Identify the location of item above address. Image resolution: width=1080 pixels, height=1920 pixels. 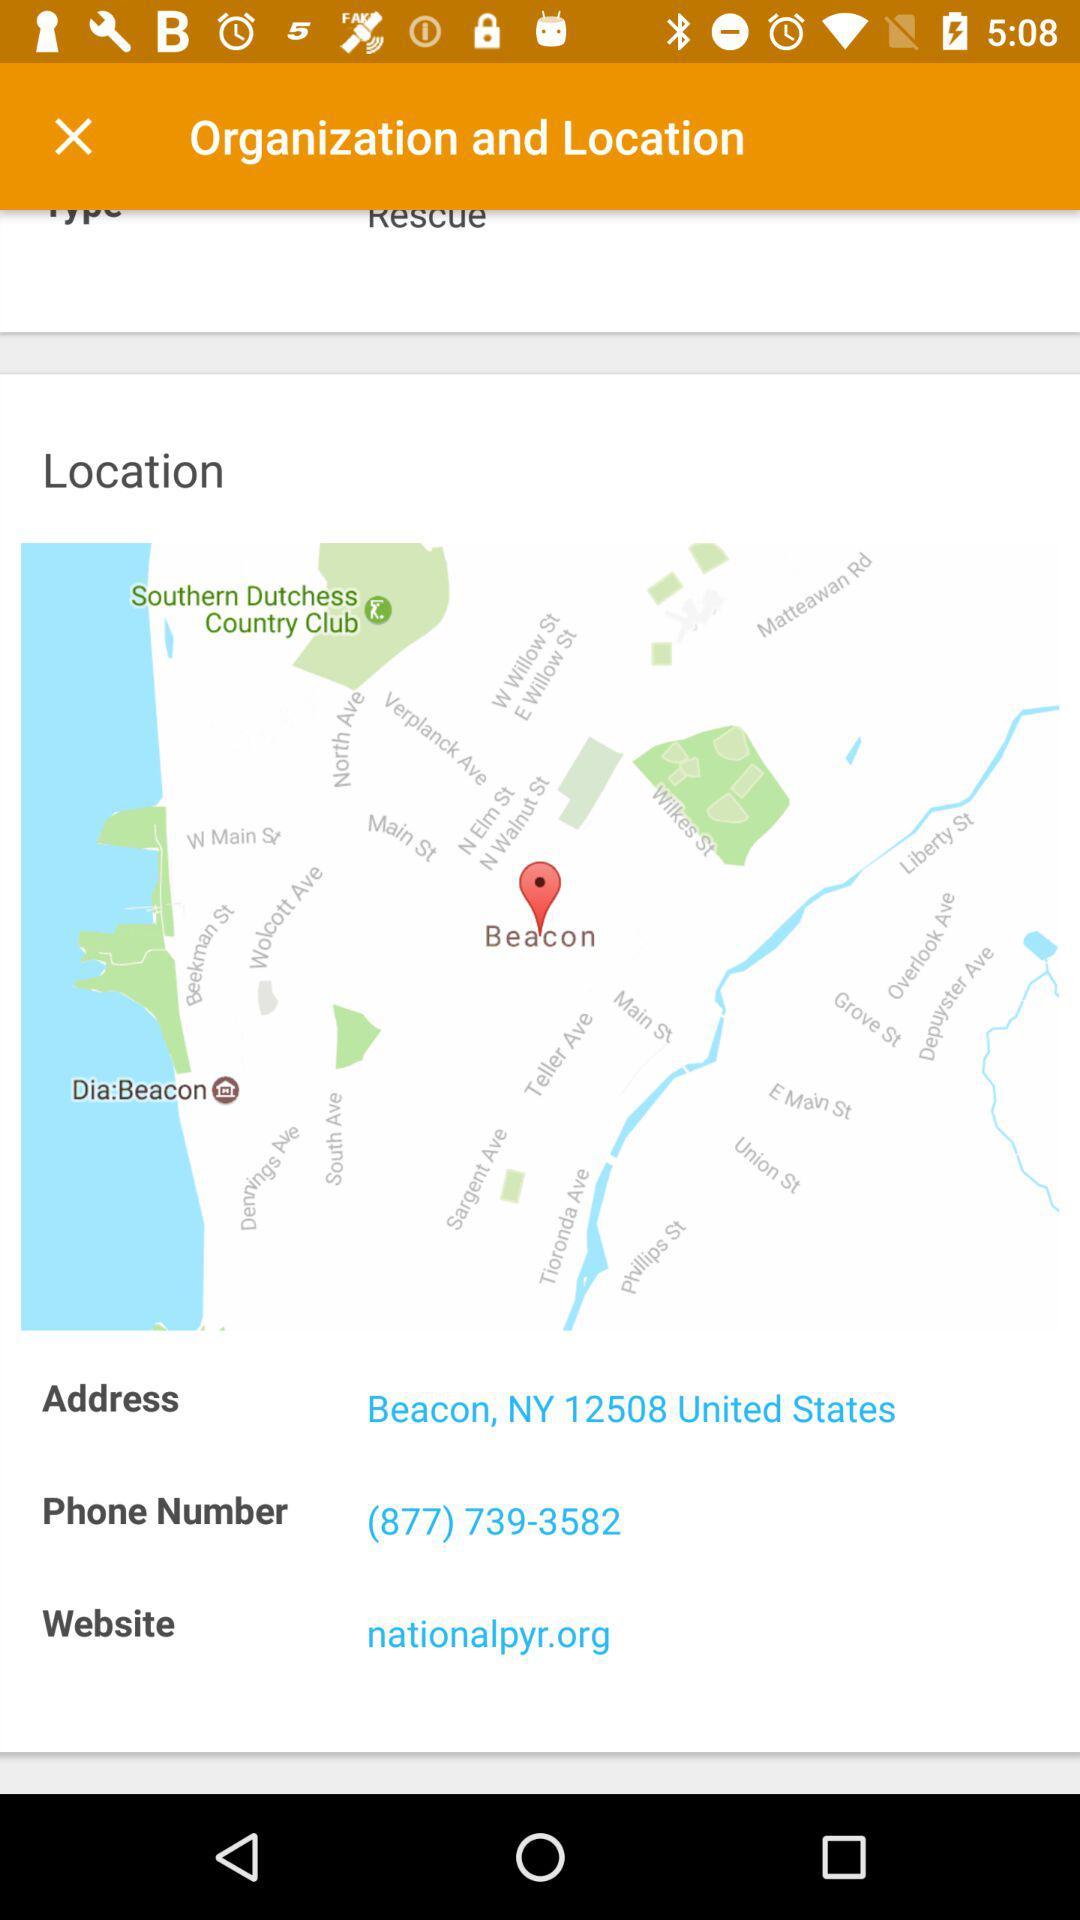
(540, 935).